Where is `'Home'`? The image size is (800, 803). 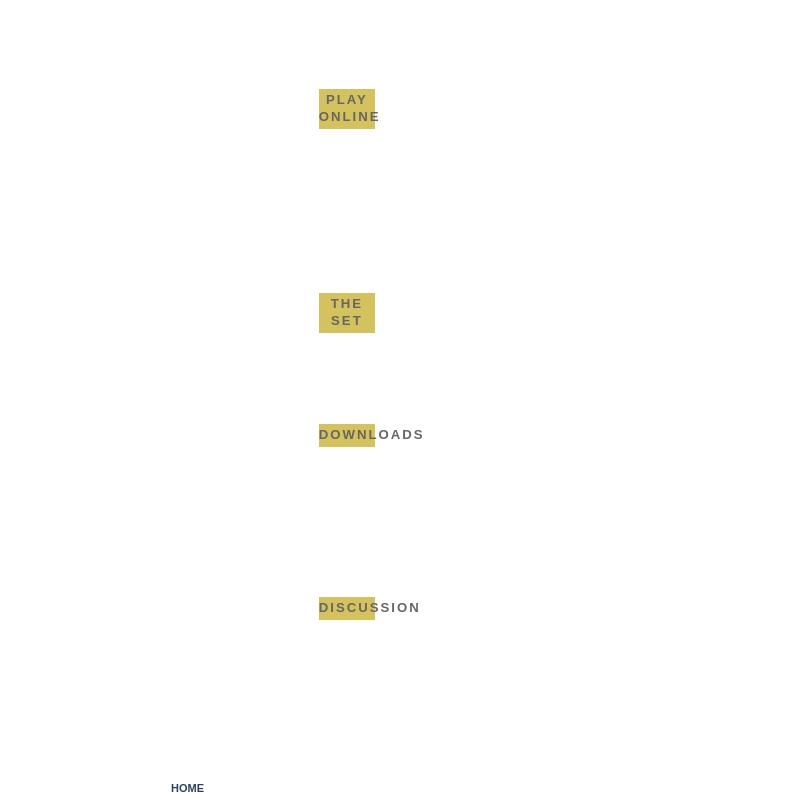 'Home' is located at coordinates (186, 786).